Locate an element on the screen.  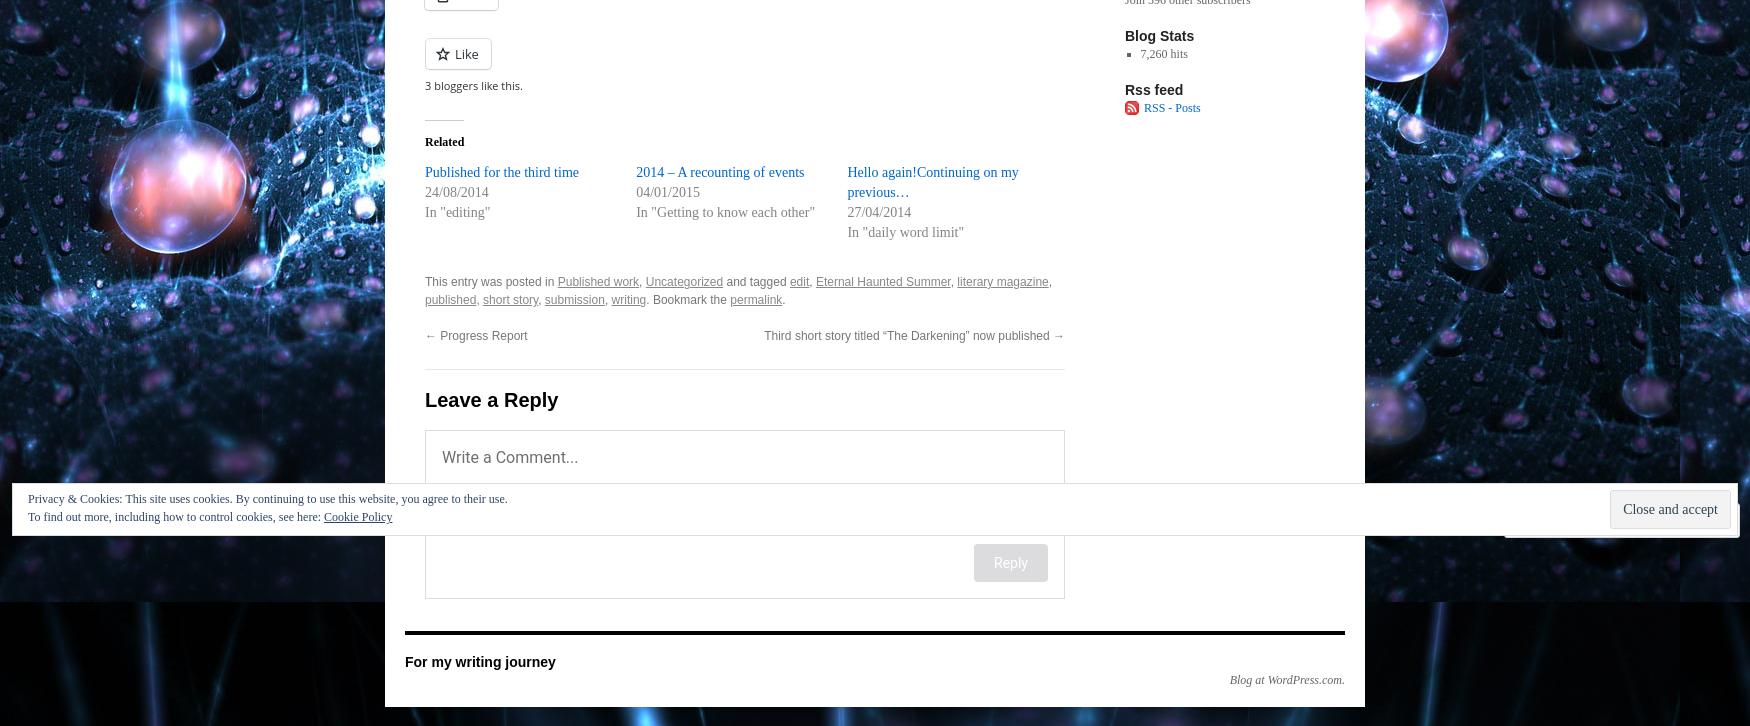
'Uncategorized' is located at coordinates (644, 280).